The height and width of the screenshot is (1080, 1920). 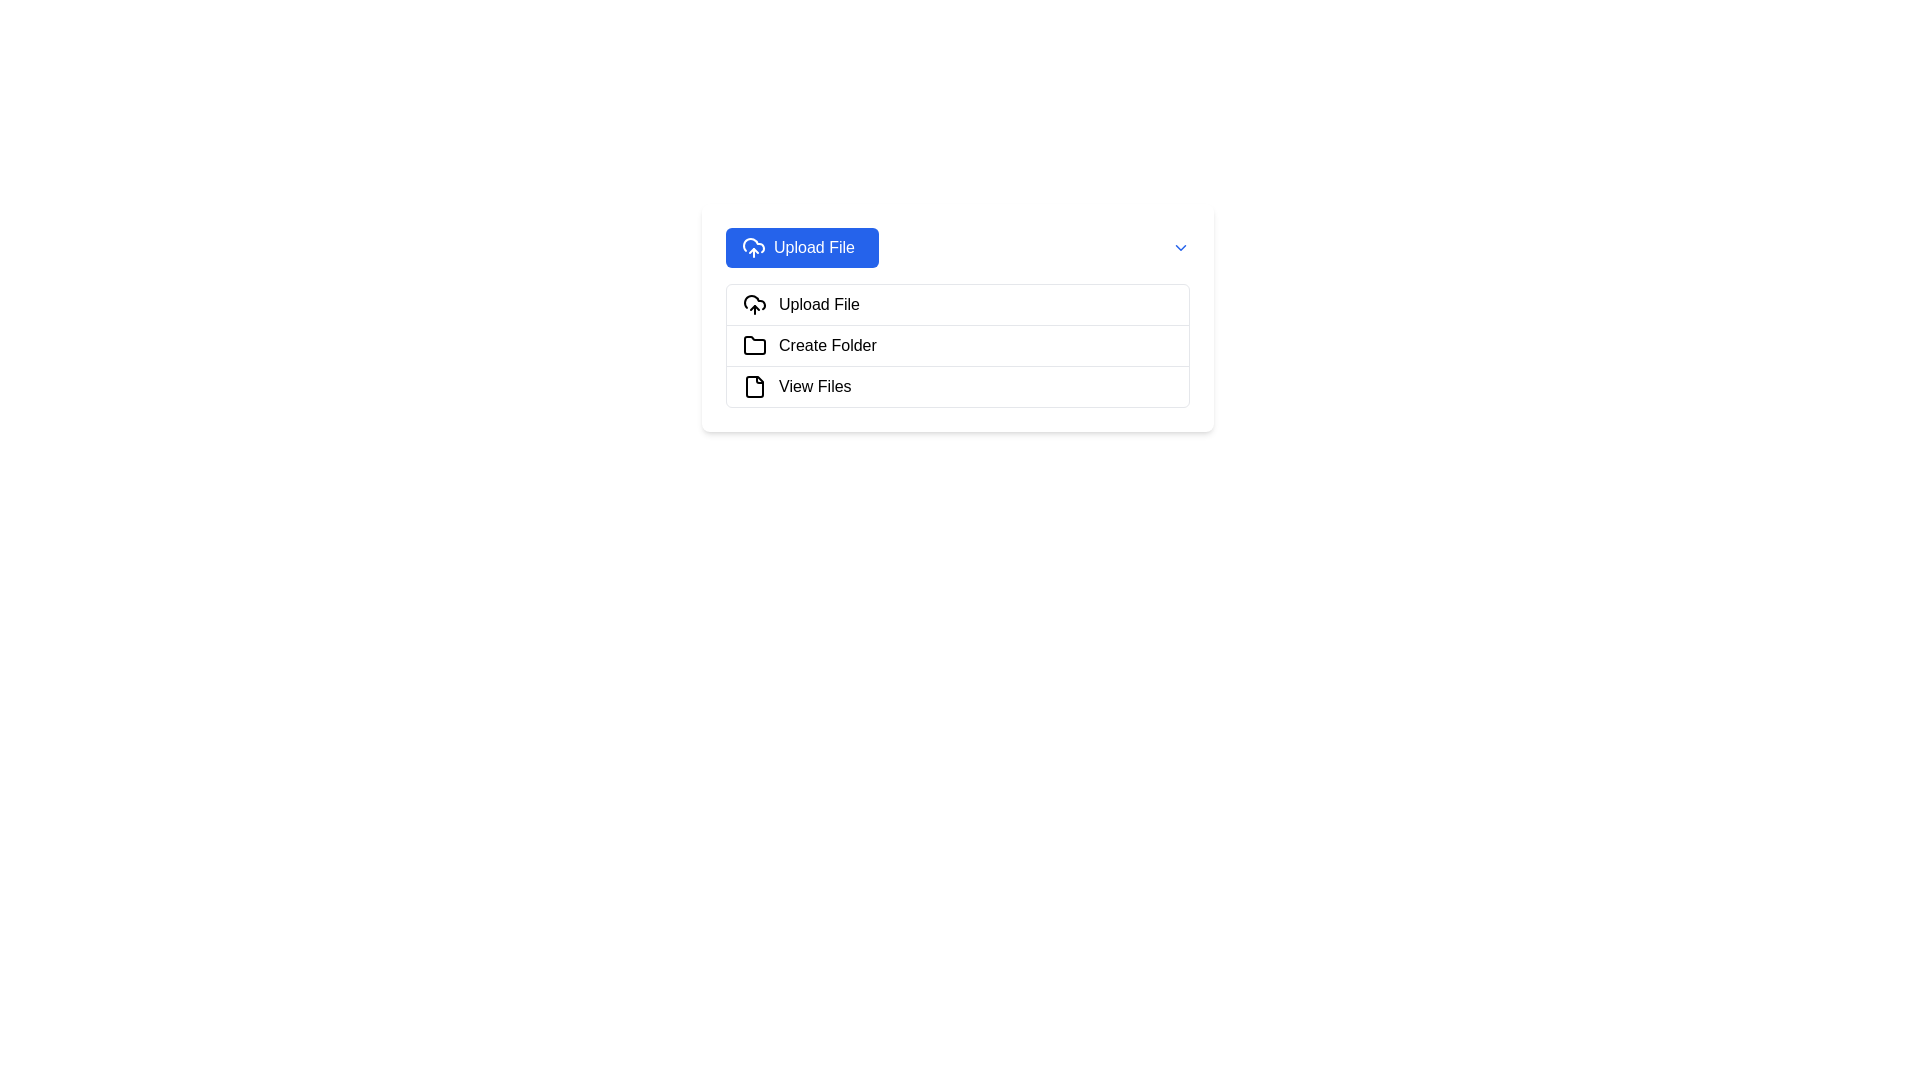 What do you see at coordinates (1180, 246) in the screenshot?
I see `the Dropdown toggle icon located to the far right of the 'Upload File' text` at bounding box center [1180, 246].